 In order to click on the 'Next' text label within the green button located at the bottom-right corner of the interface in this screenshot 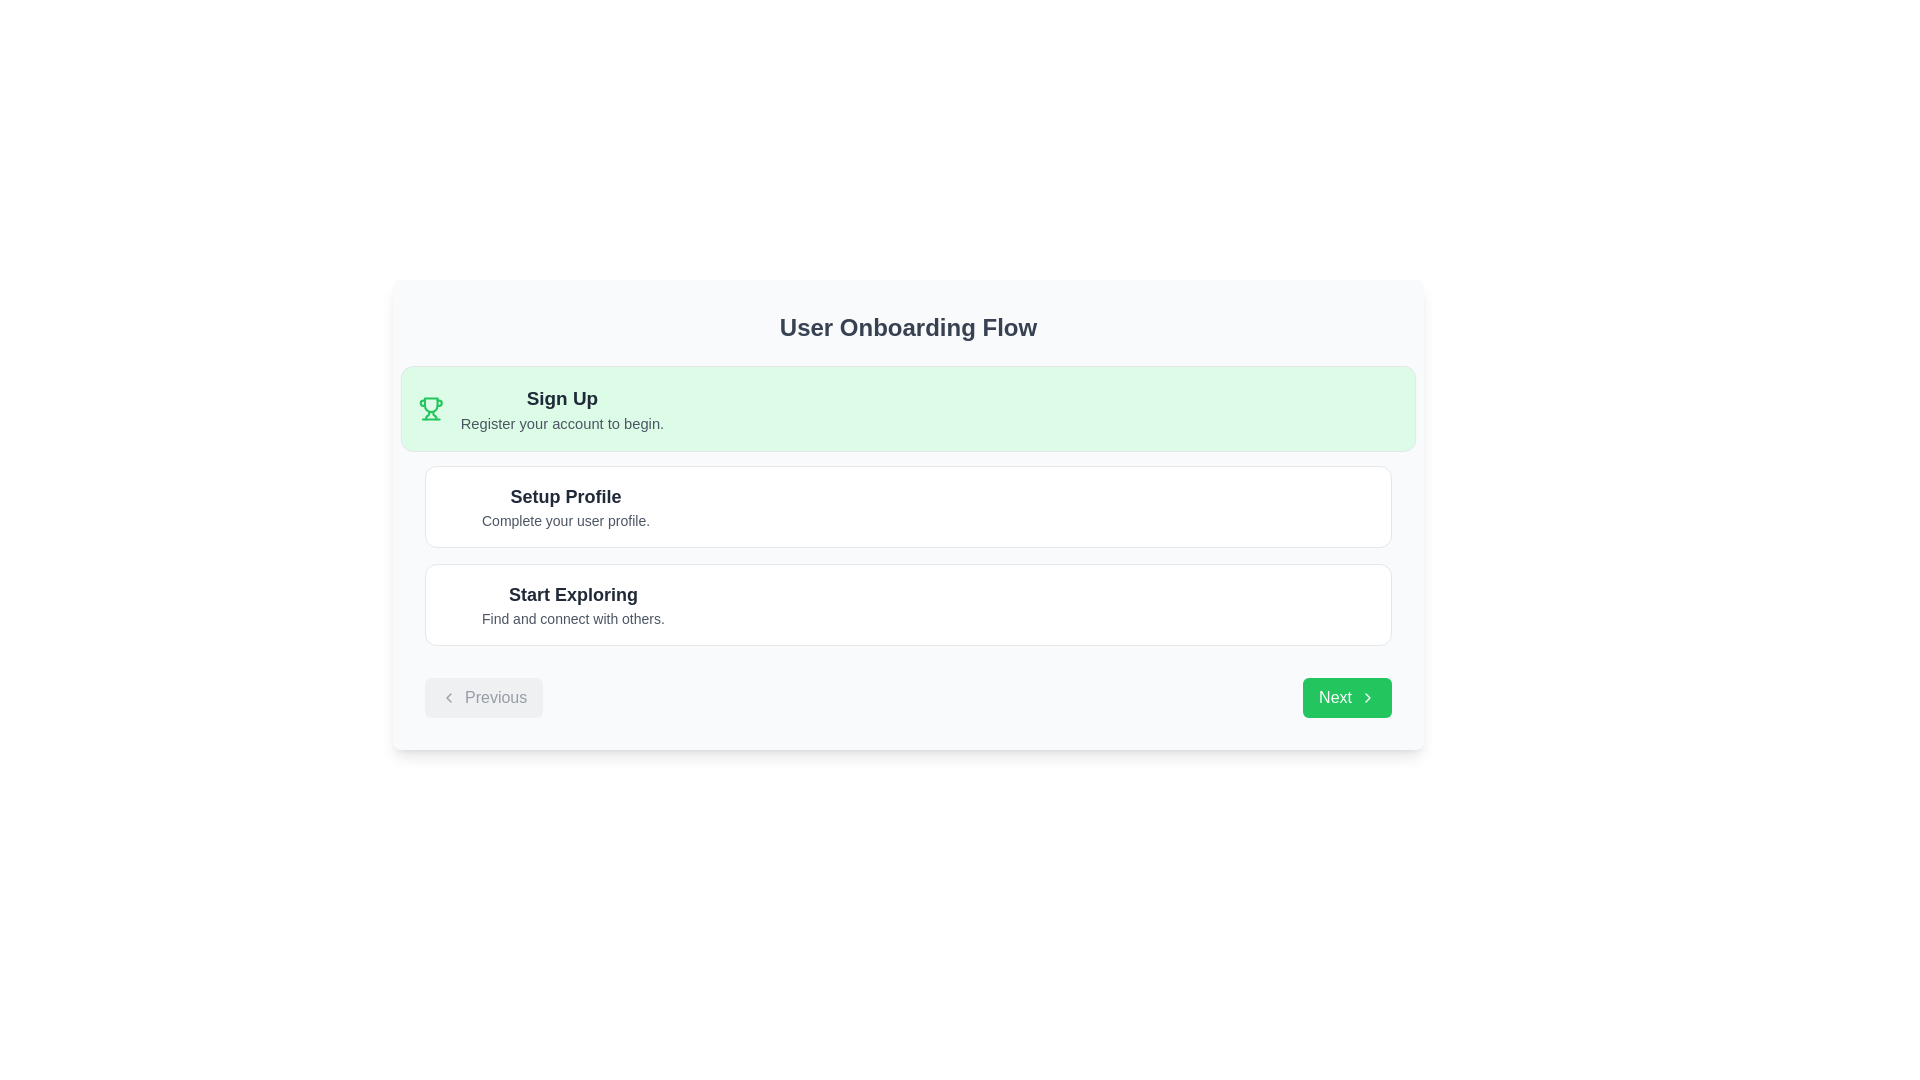, I will do `click(1335, 697)`.